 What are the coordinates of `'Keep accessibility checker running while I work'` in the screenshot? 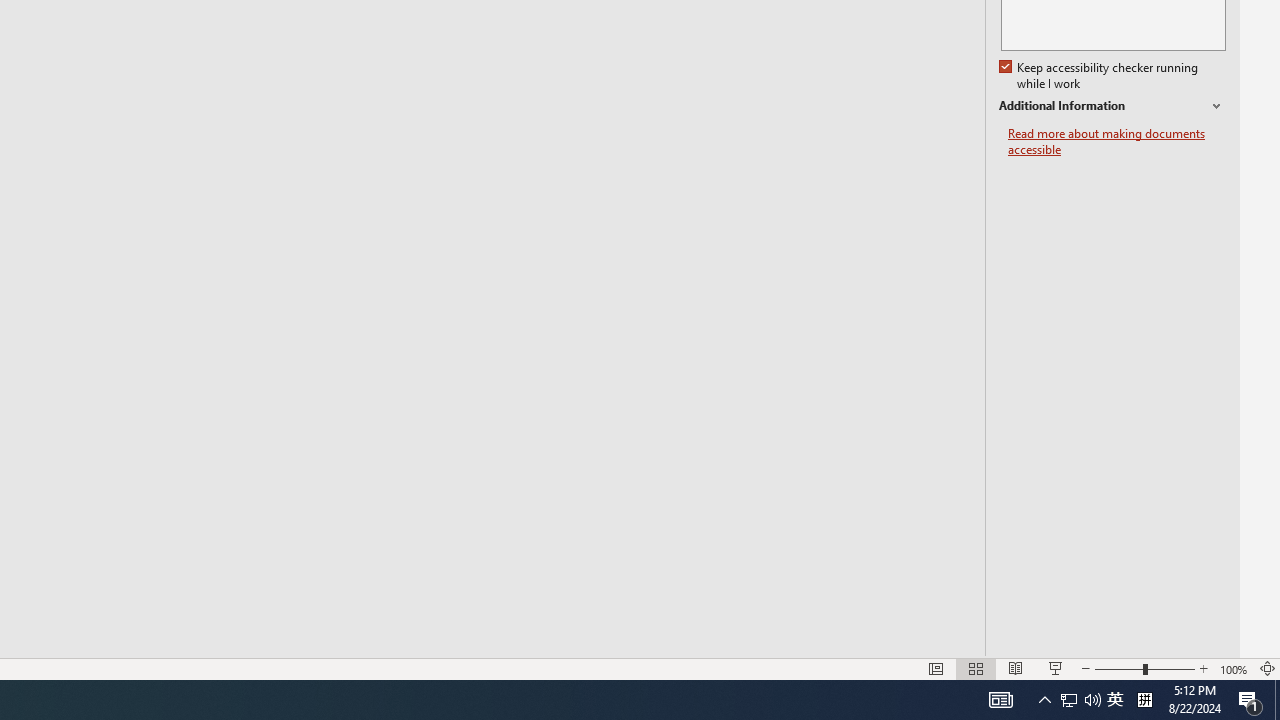 It's located at (1099, 75).